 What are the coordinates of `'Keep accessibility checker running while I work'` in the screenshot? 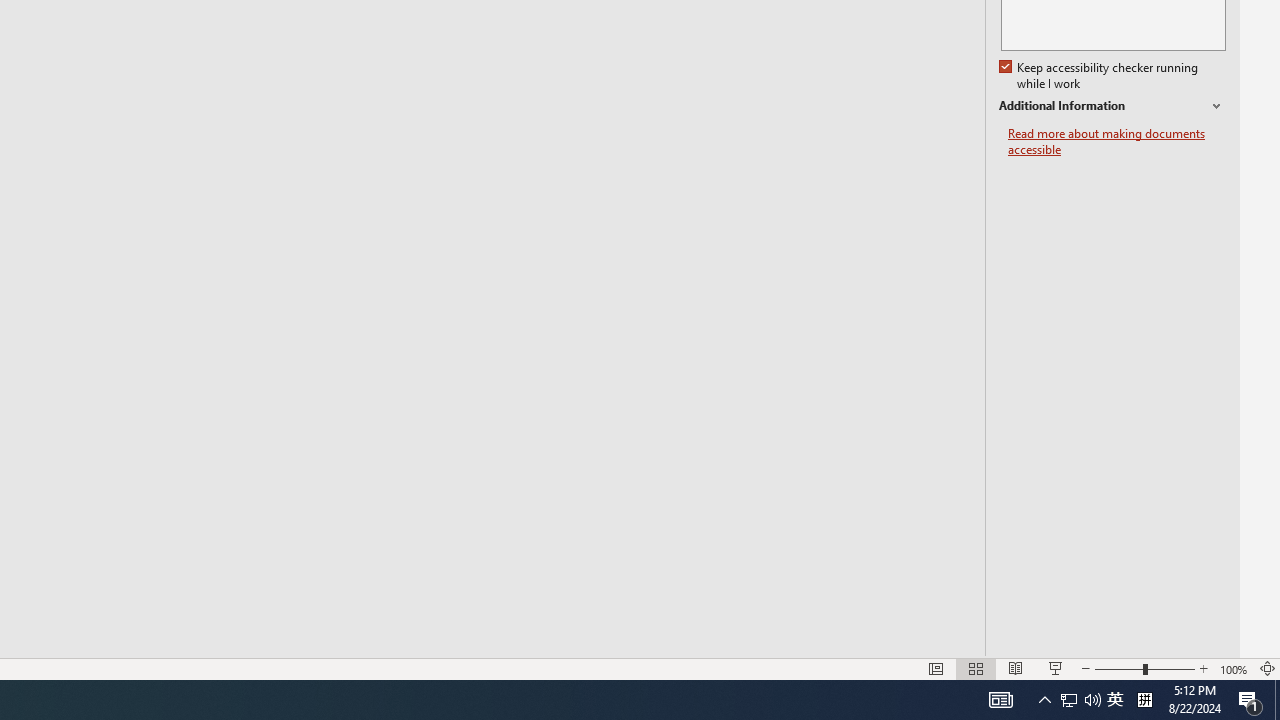 It's located at (1099, 75).